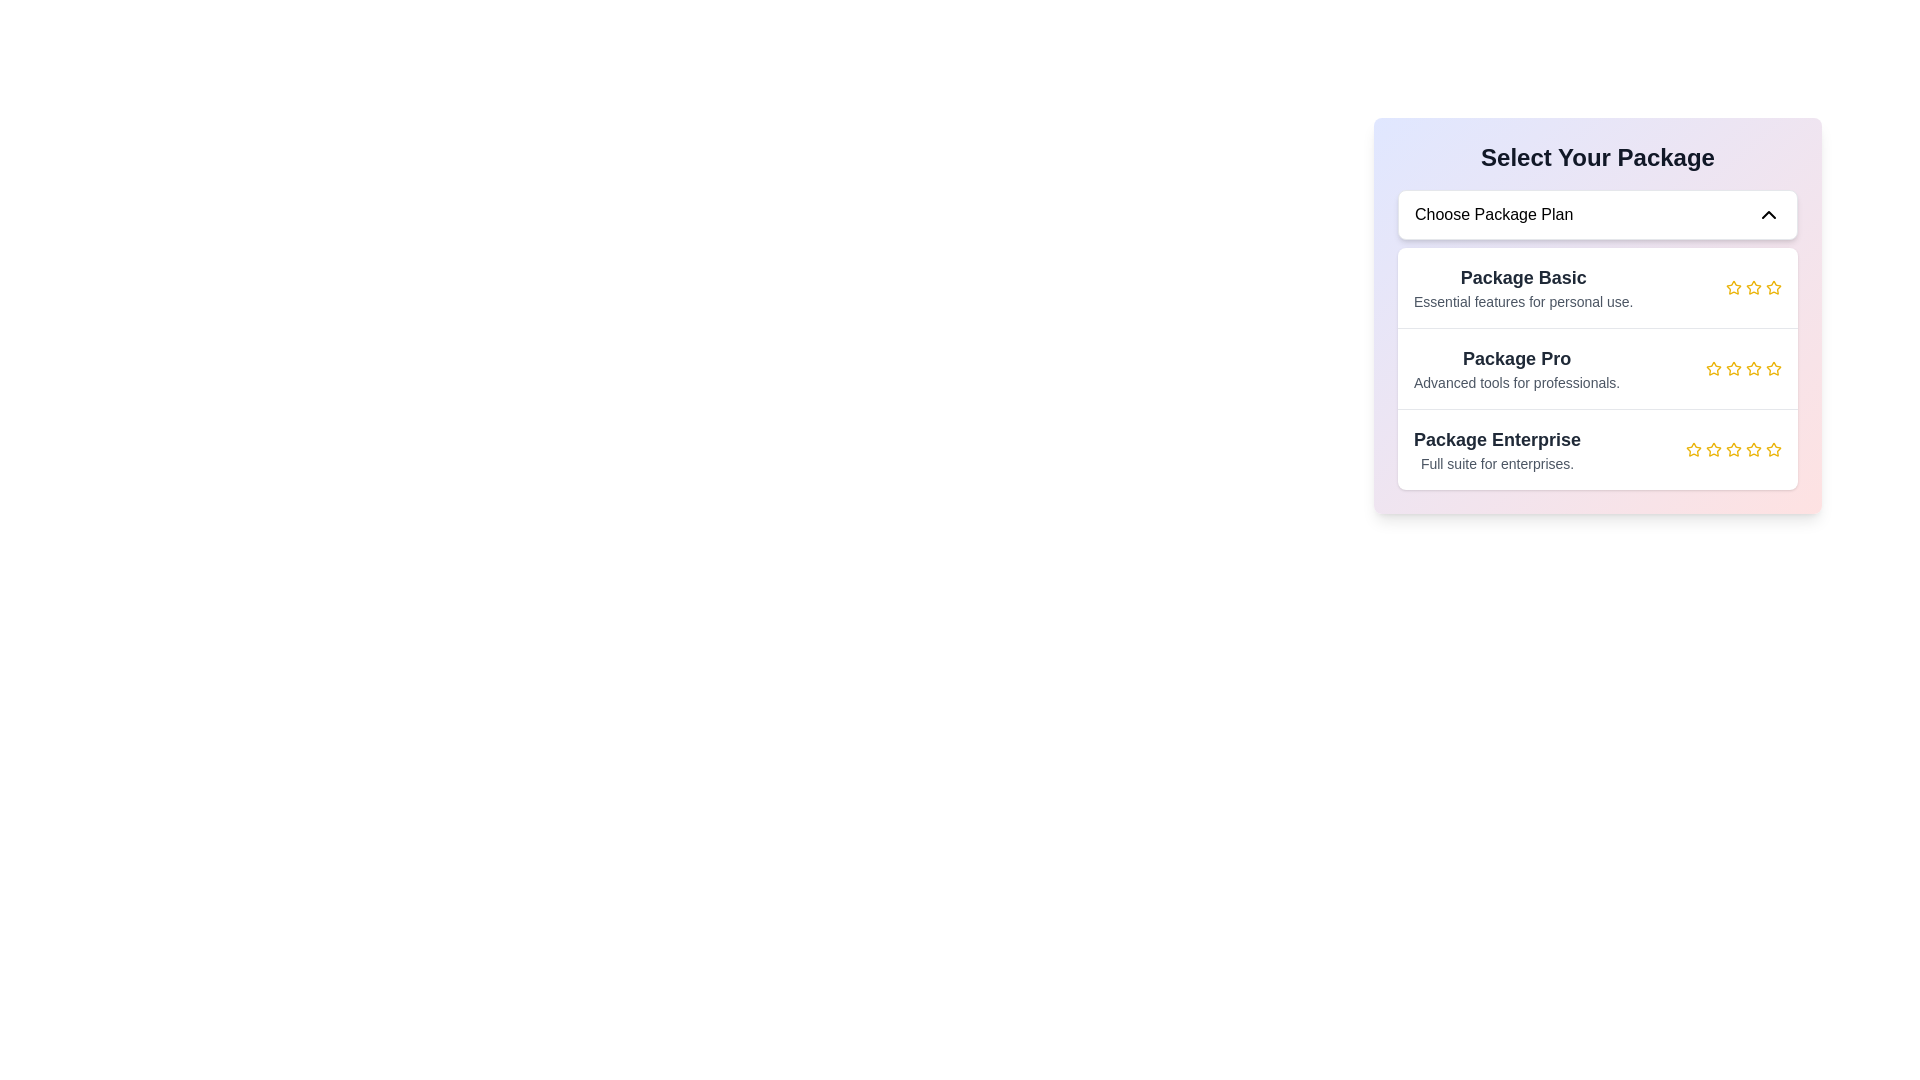 This screenshot has height=1080, width=1920. Describe the element at coordinates (1732, 288) in the screenshot. I see `the first golden star icon in the horizontal arrangement associated with the 'Package Basic' entry in the package selection panel` at that location.